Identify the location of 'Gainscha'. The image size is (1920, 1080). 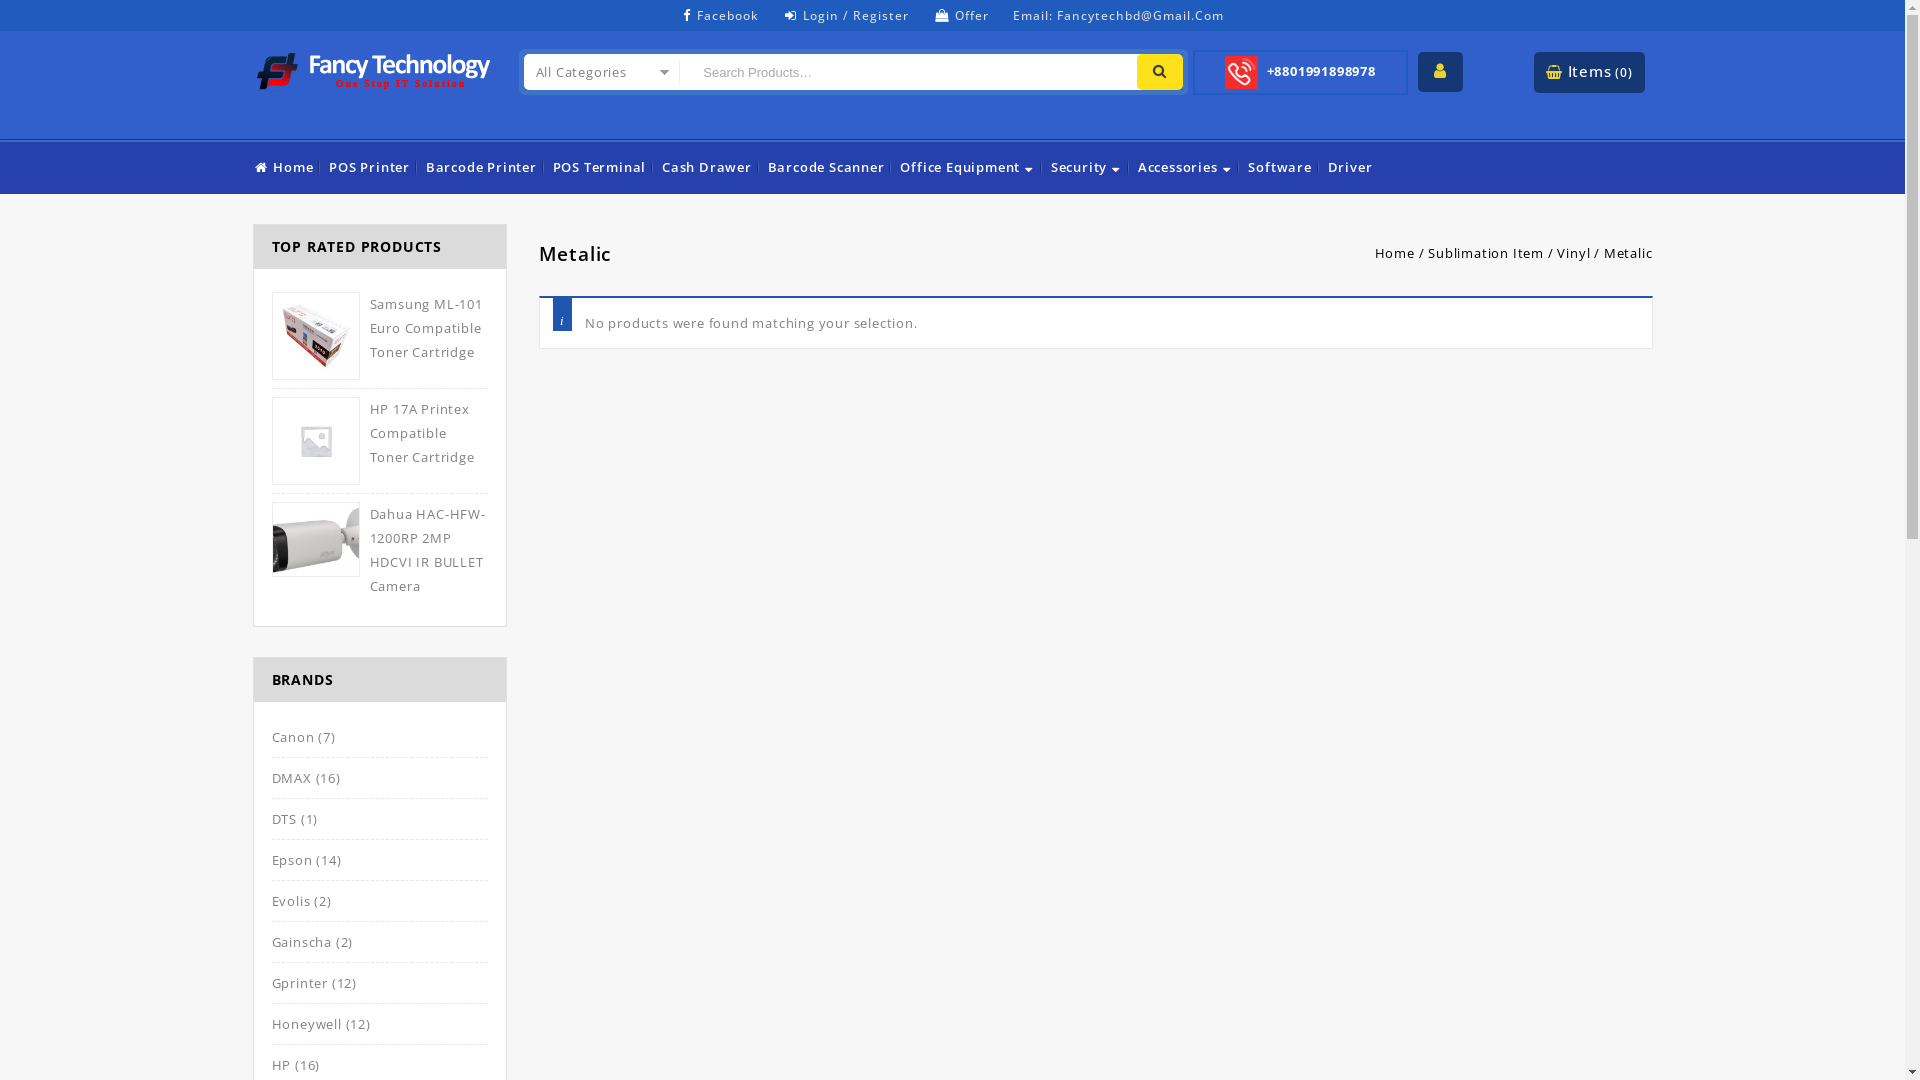
(301, 941).